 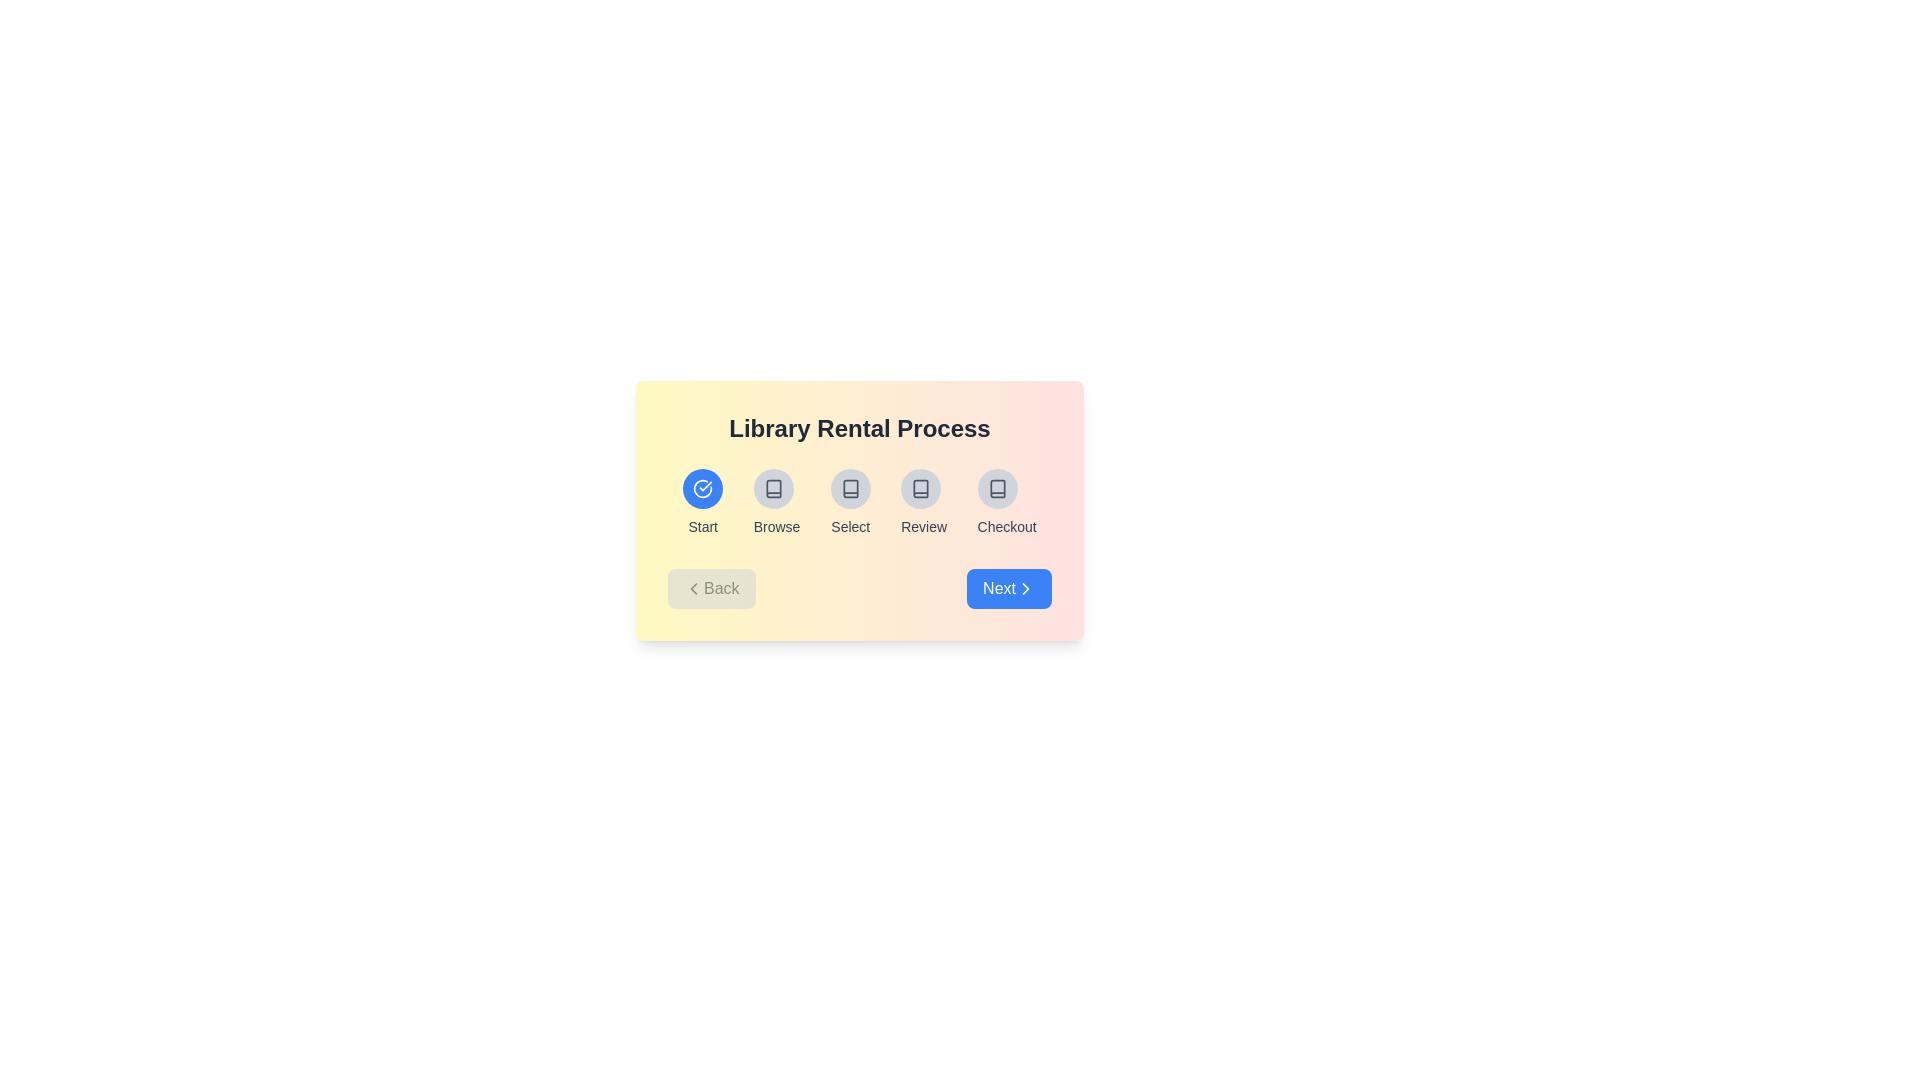 What do you see at coordinates (920, 489) in the screenshot?
I see `the icon representing the Review stage` at bounding box center [920, 489].